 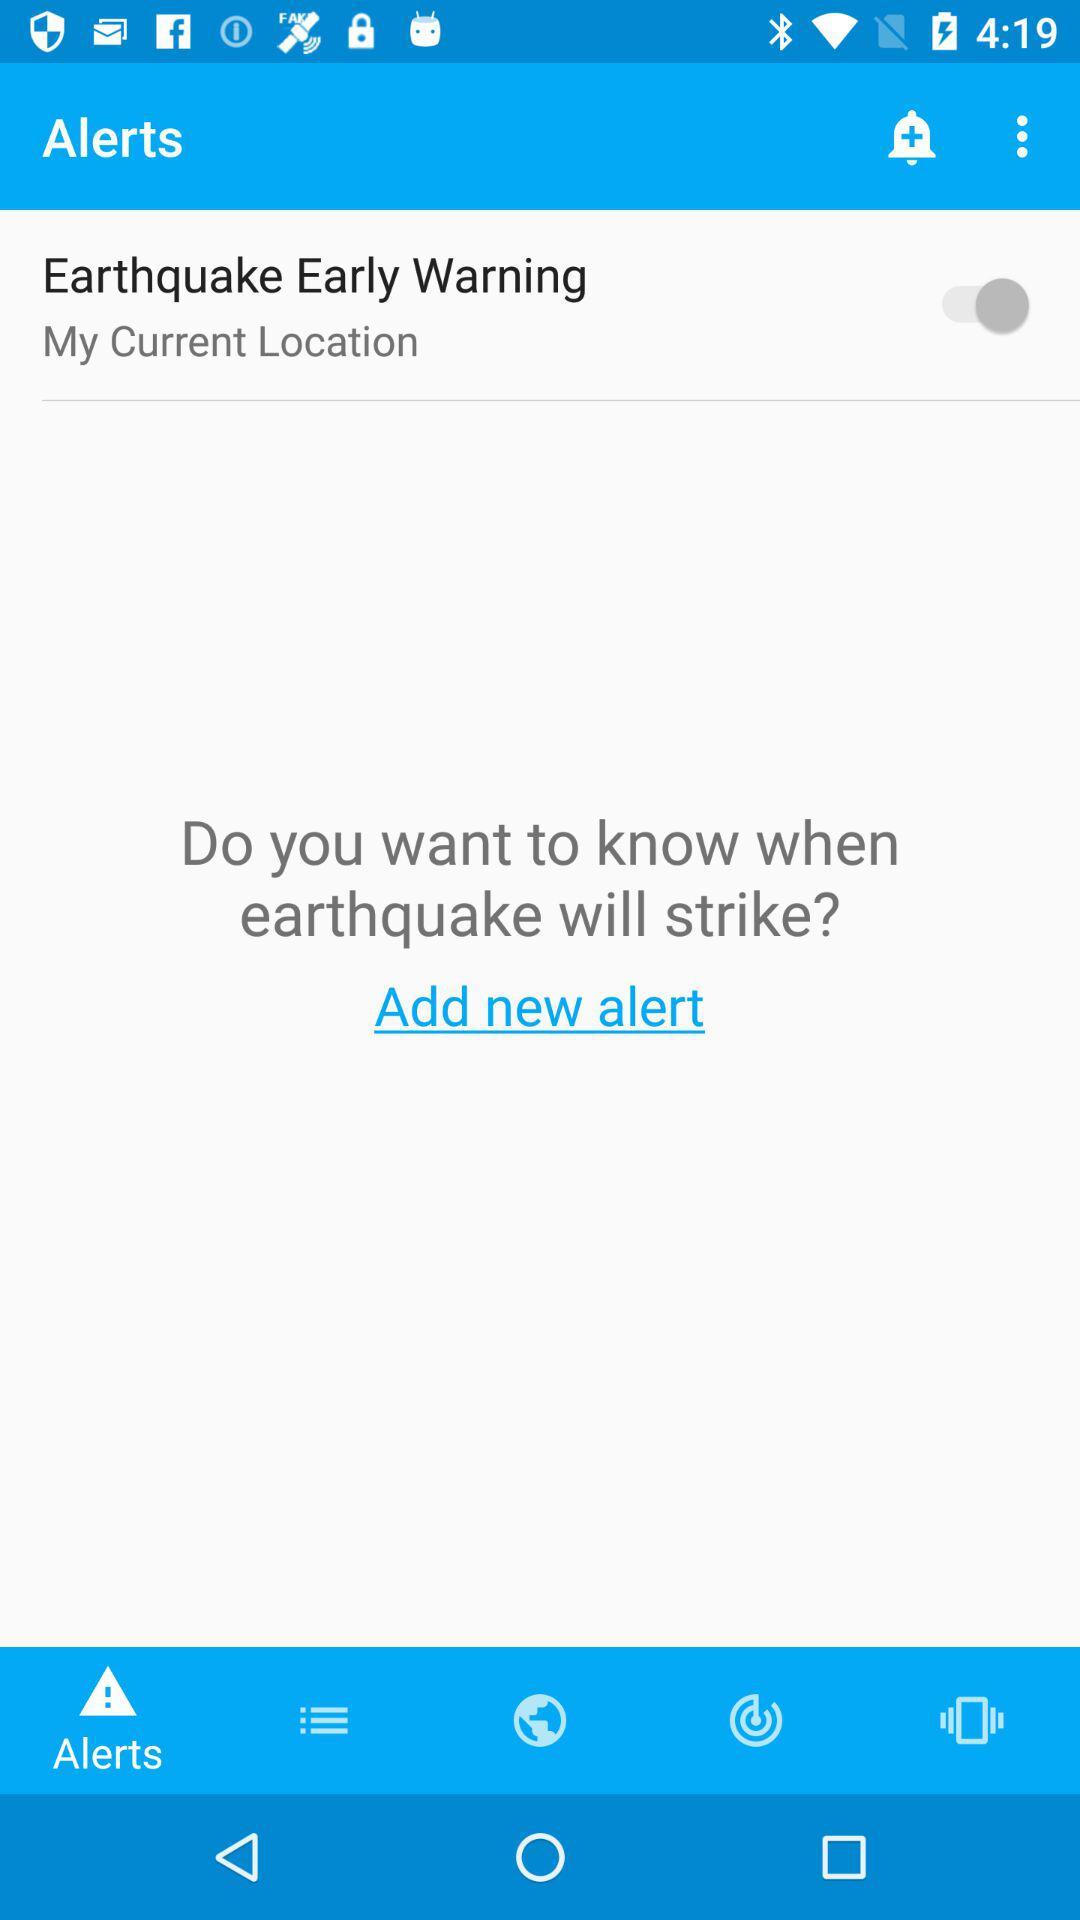 What do you see at coordinates (974, 303) in the screenshot?
I see `earthquake early warning` at bounding box center [974, 303].